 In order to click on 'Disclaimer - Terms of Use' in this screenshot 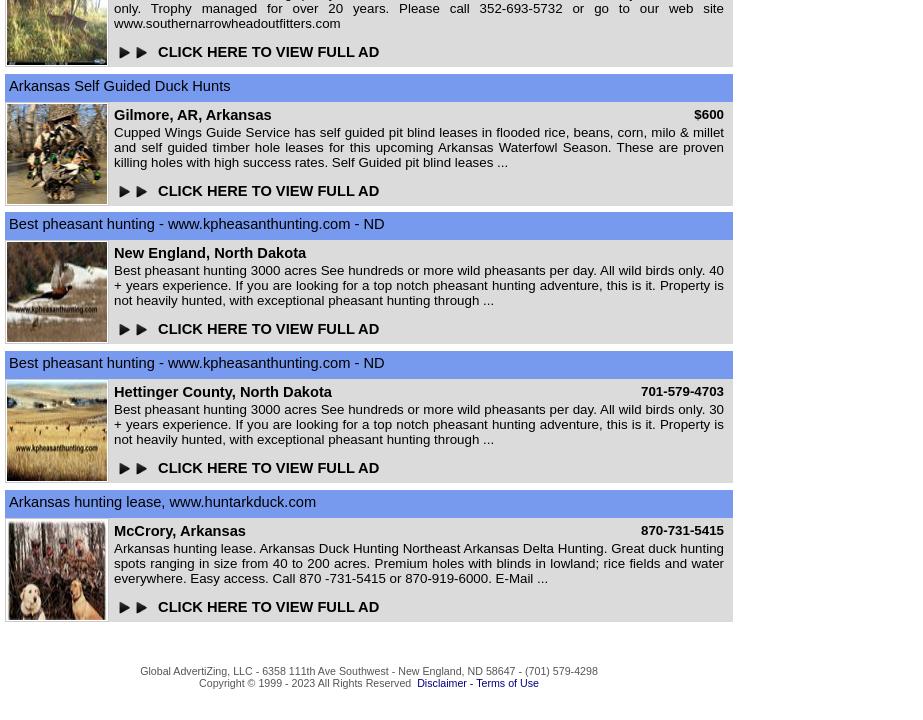, I will do `click(476, 681)`.